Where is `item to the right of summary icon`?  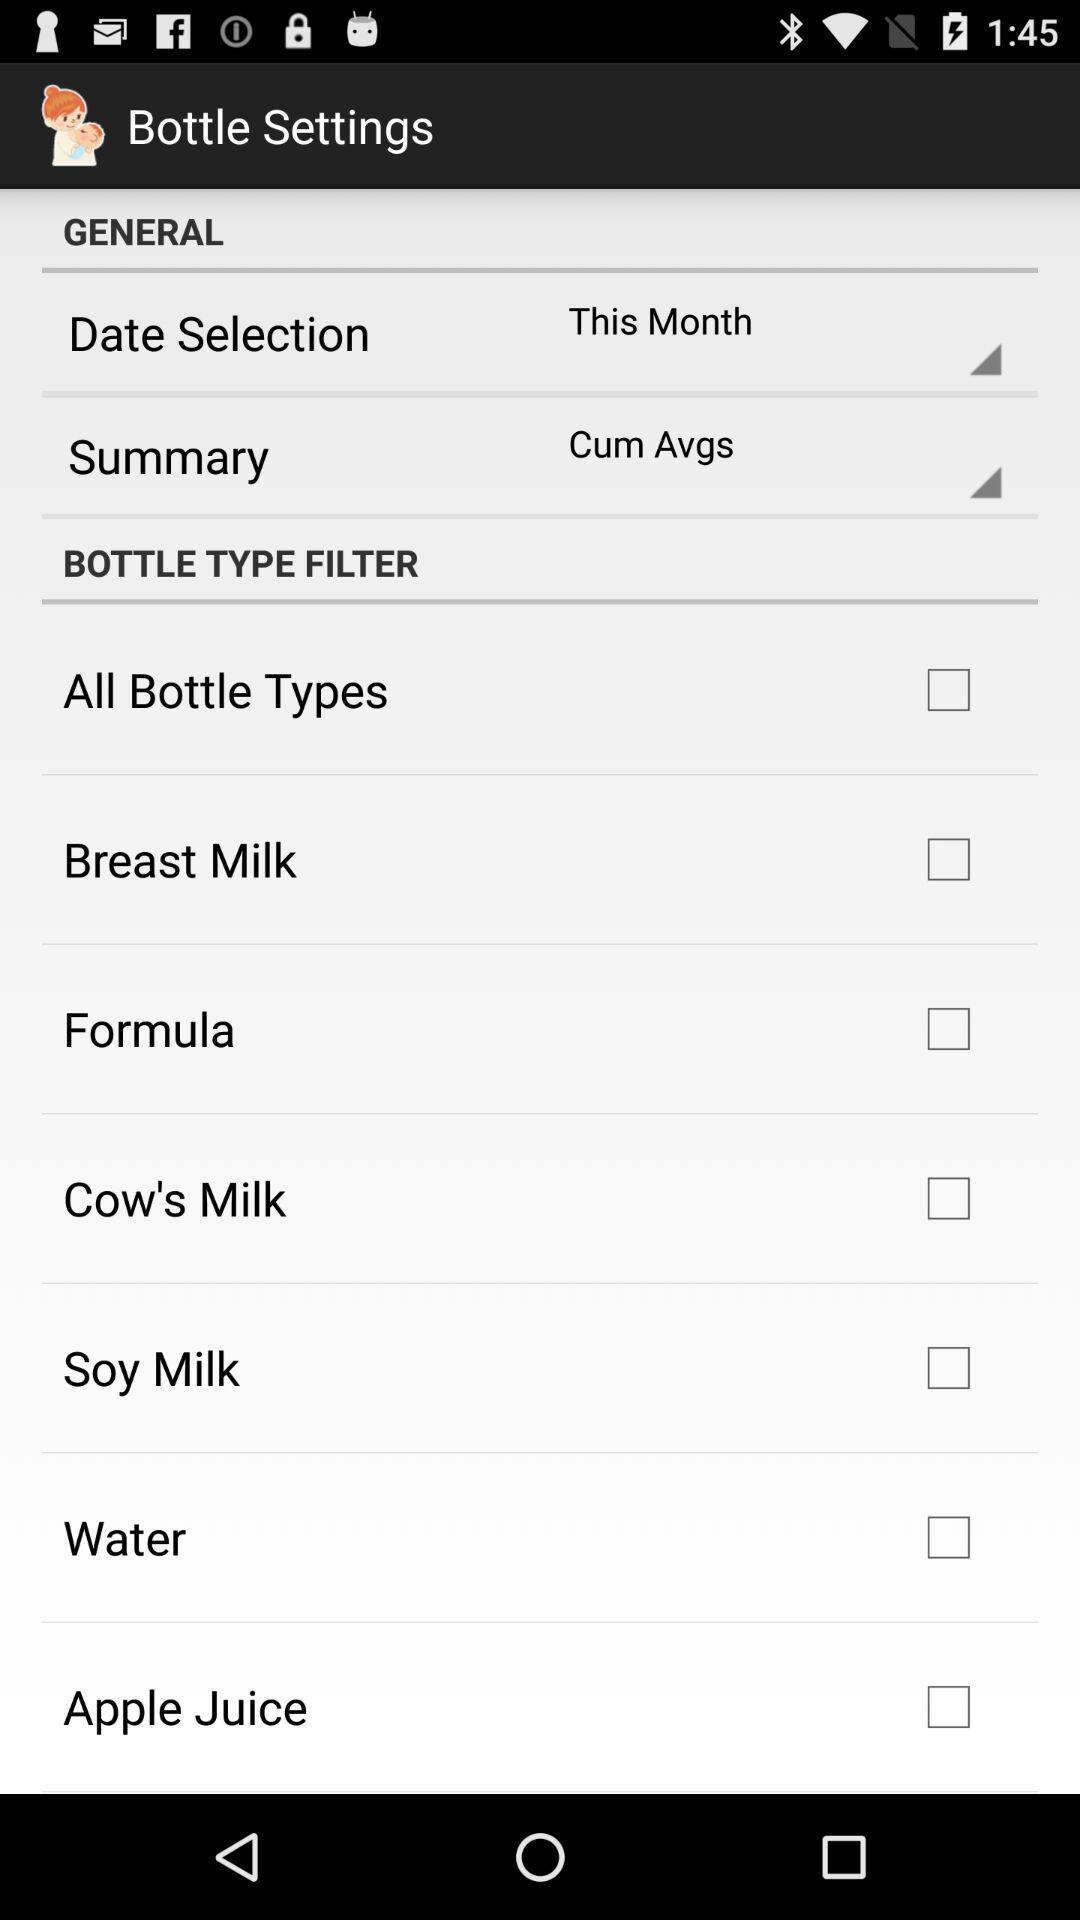 item to the right of summary icon is located at coordinates (768, 454).